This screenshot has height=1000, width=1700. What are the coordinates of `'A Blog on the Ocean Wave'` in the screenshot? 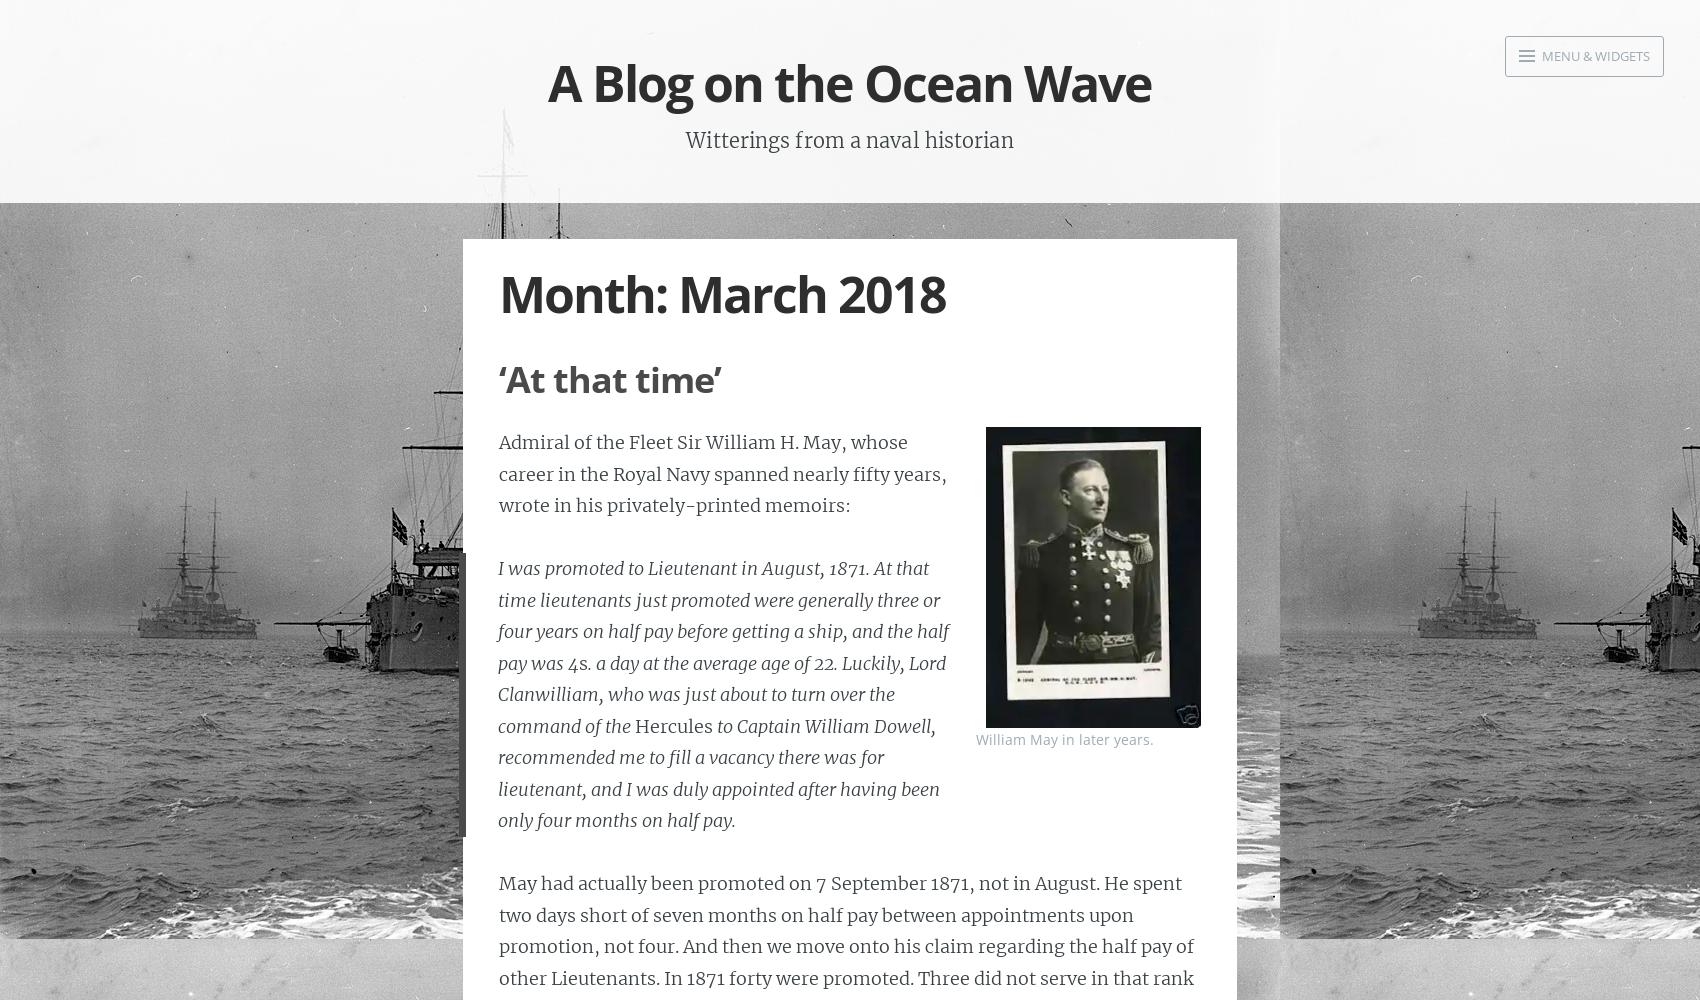 It's located at (850, 82).